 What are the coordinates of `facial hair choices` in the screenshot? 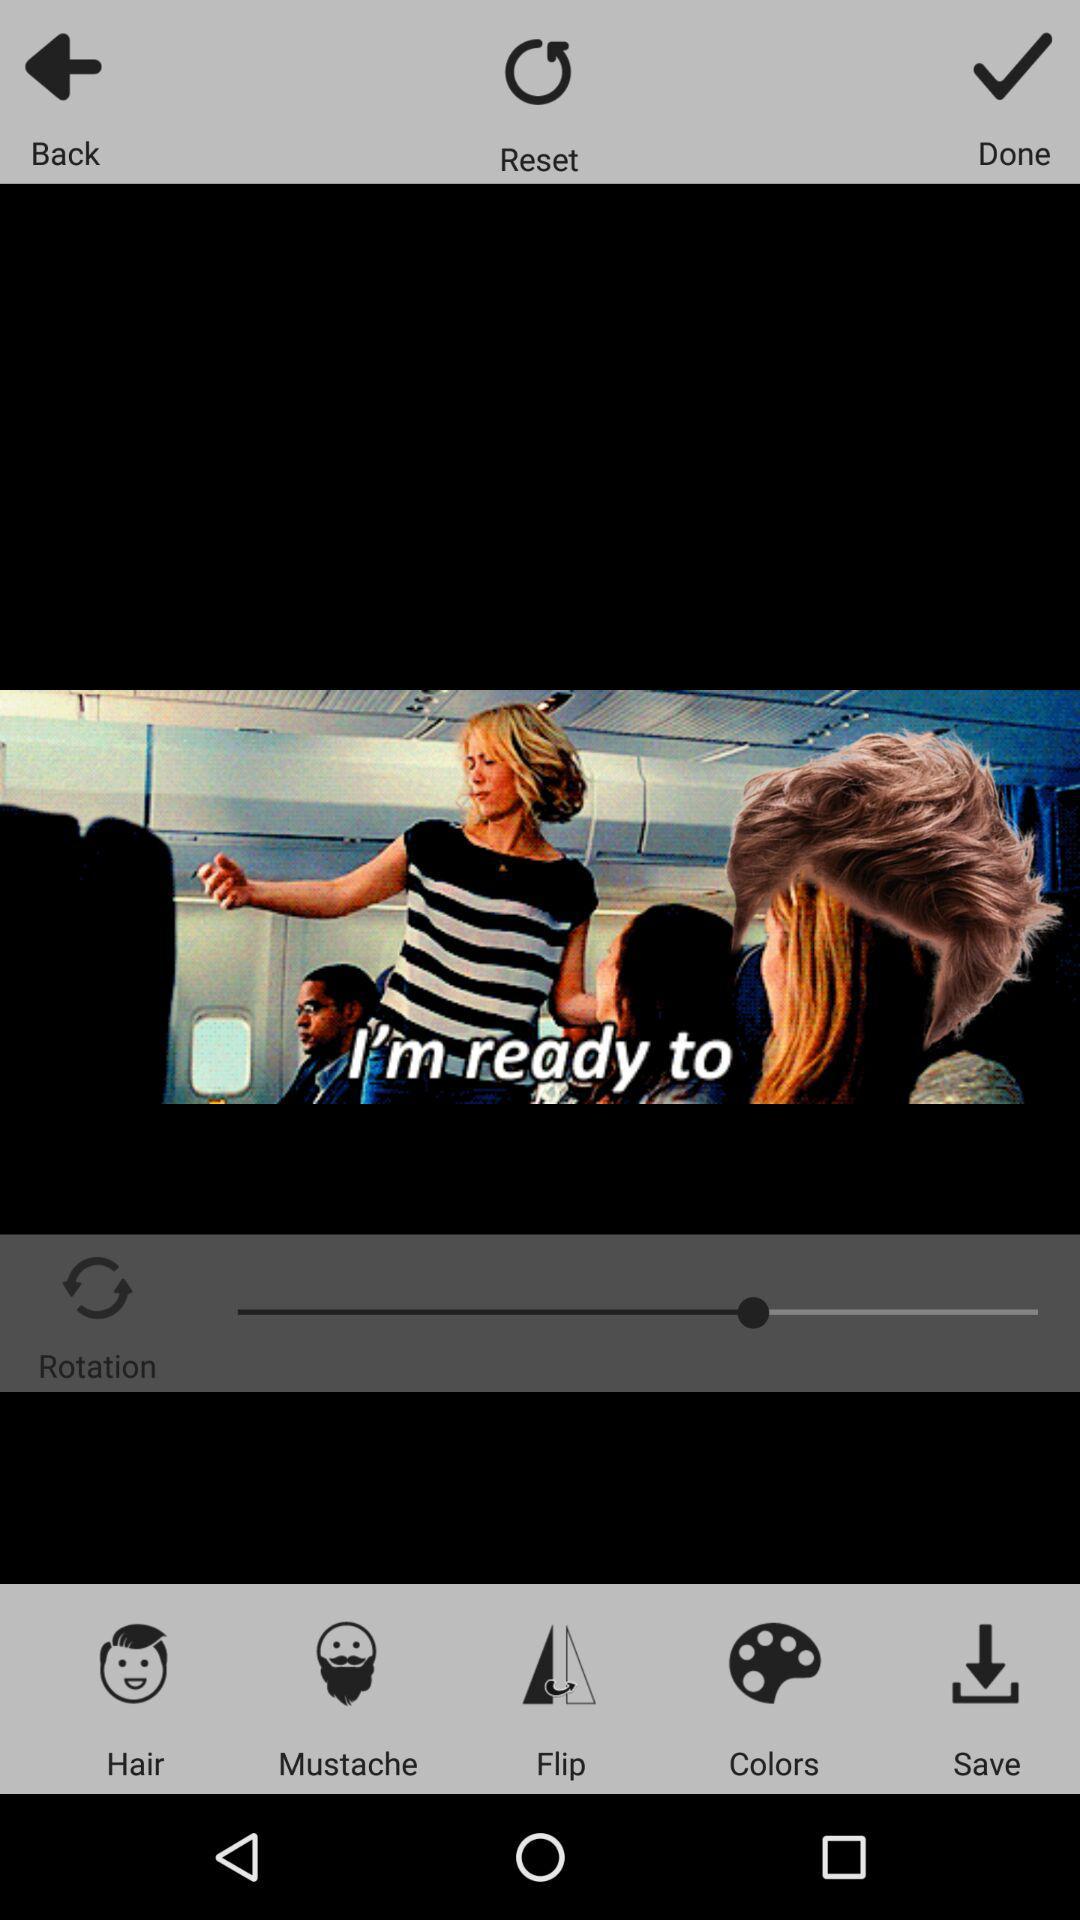 It's located at (346, 1662).